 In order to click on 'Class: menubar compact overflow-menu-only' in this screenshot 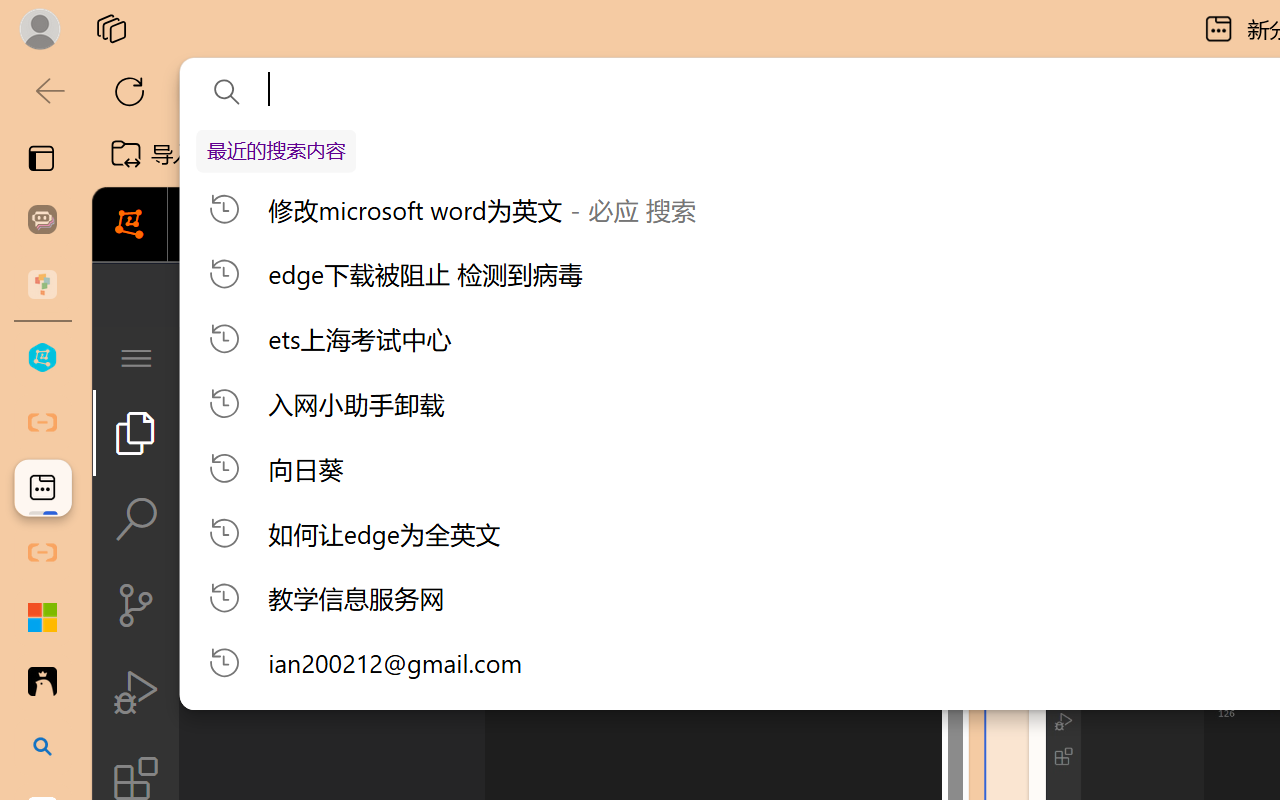, I will do `click(134, 358)`.